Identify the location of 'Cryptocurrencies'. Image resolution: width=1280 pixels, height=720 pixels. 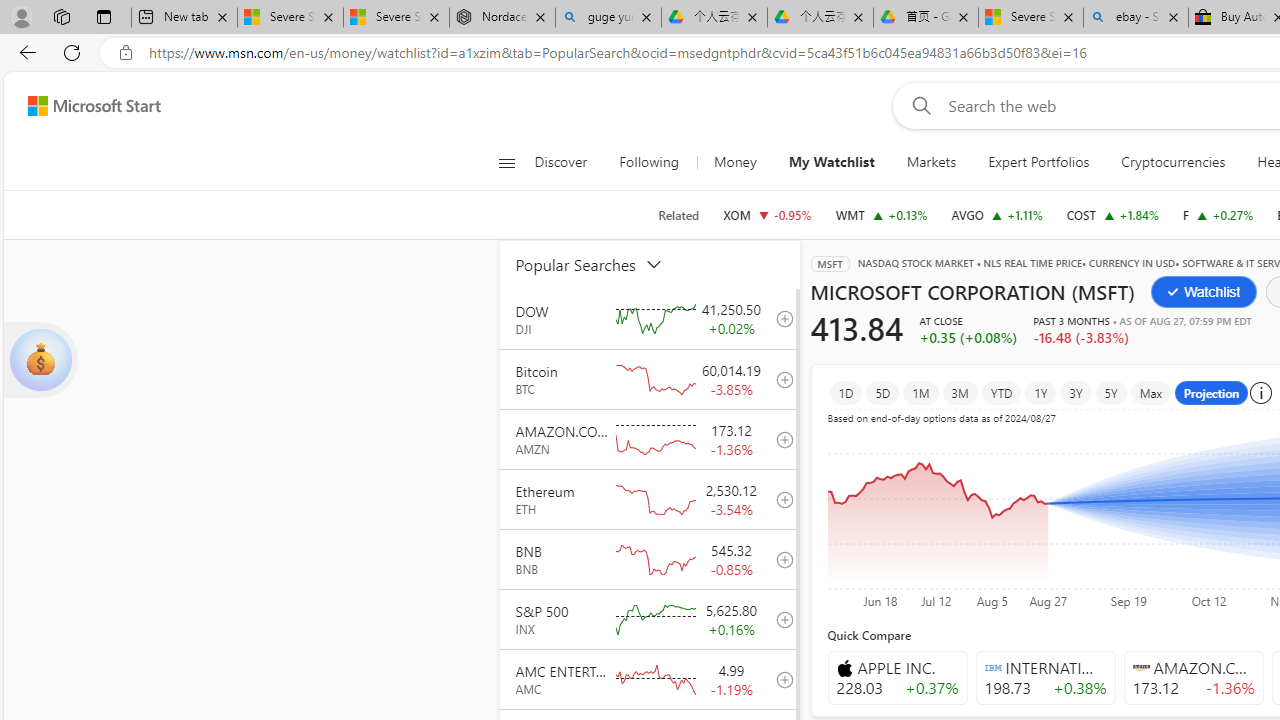
(1173, 162).